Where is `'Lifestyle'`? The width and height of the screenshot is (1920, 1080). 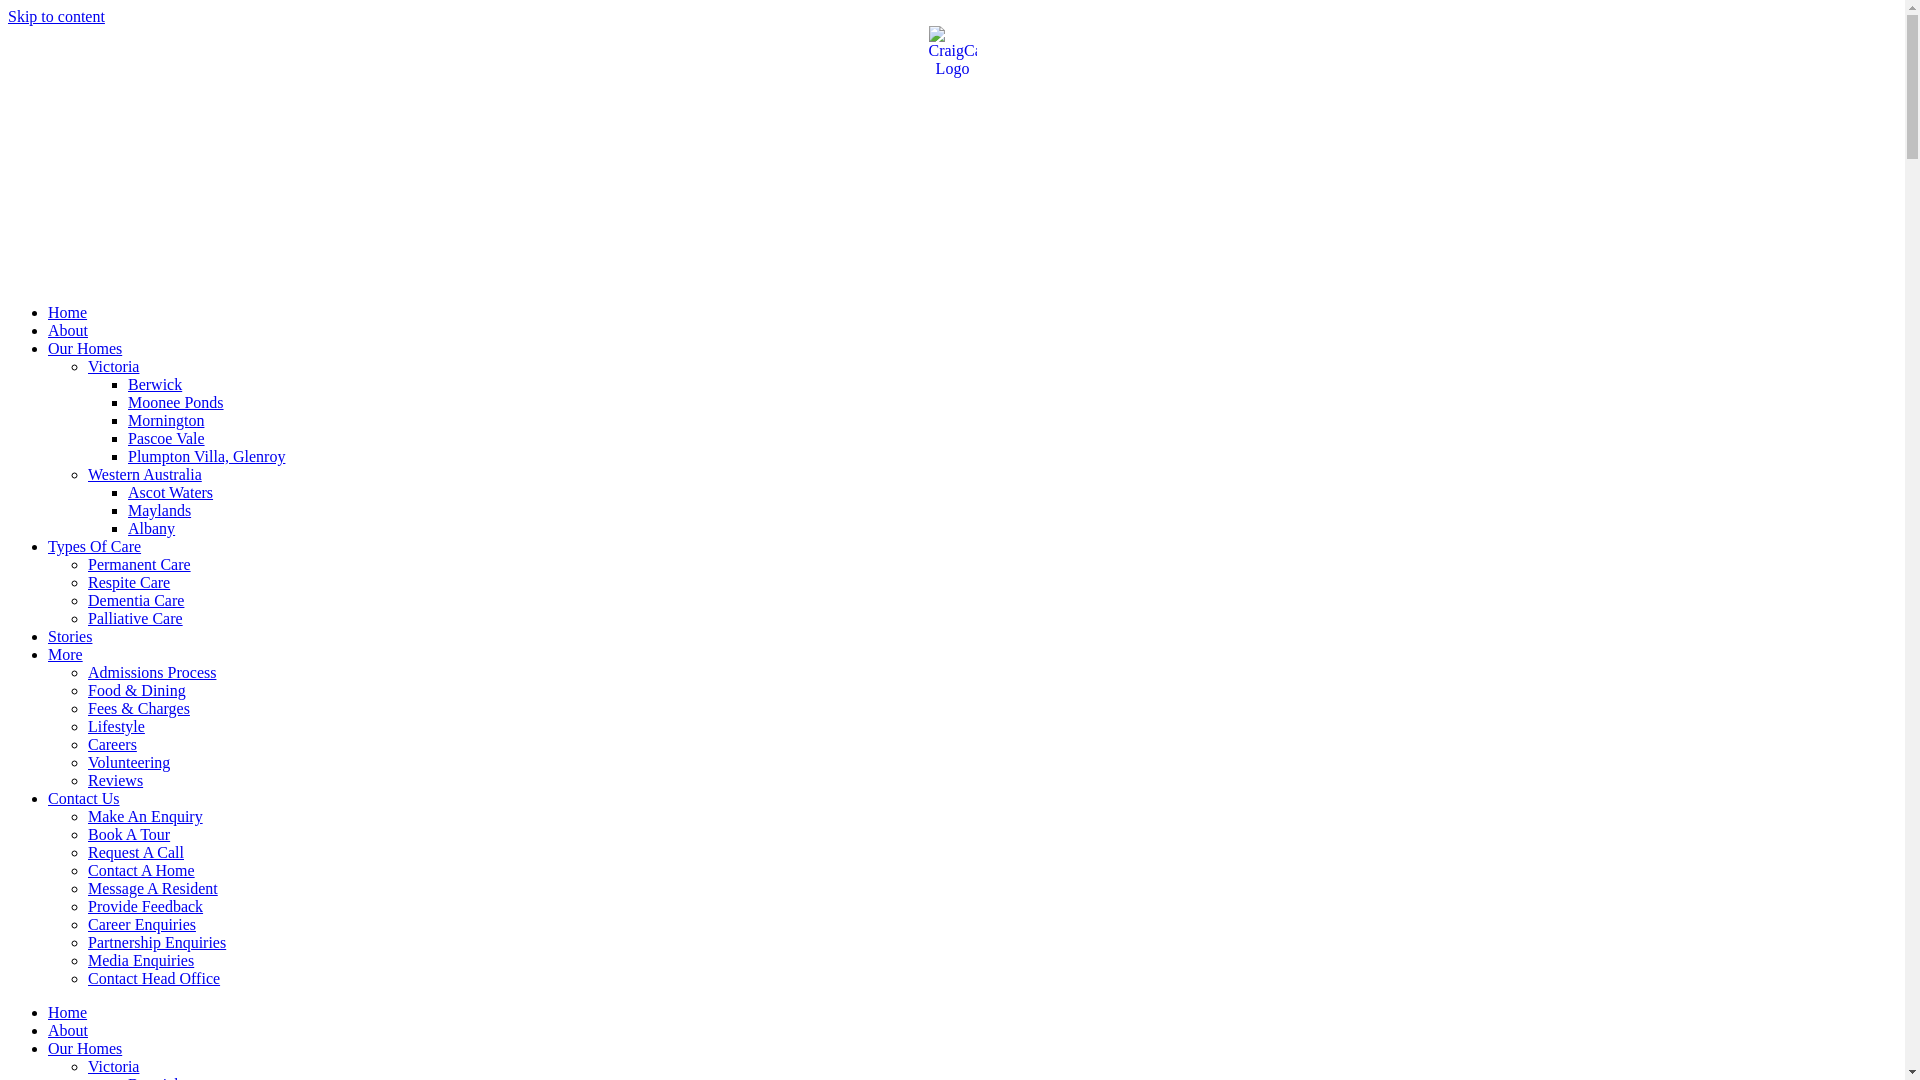 'Lifestyle' is located at coordinates (115, 726).